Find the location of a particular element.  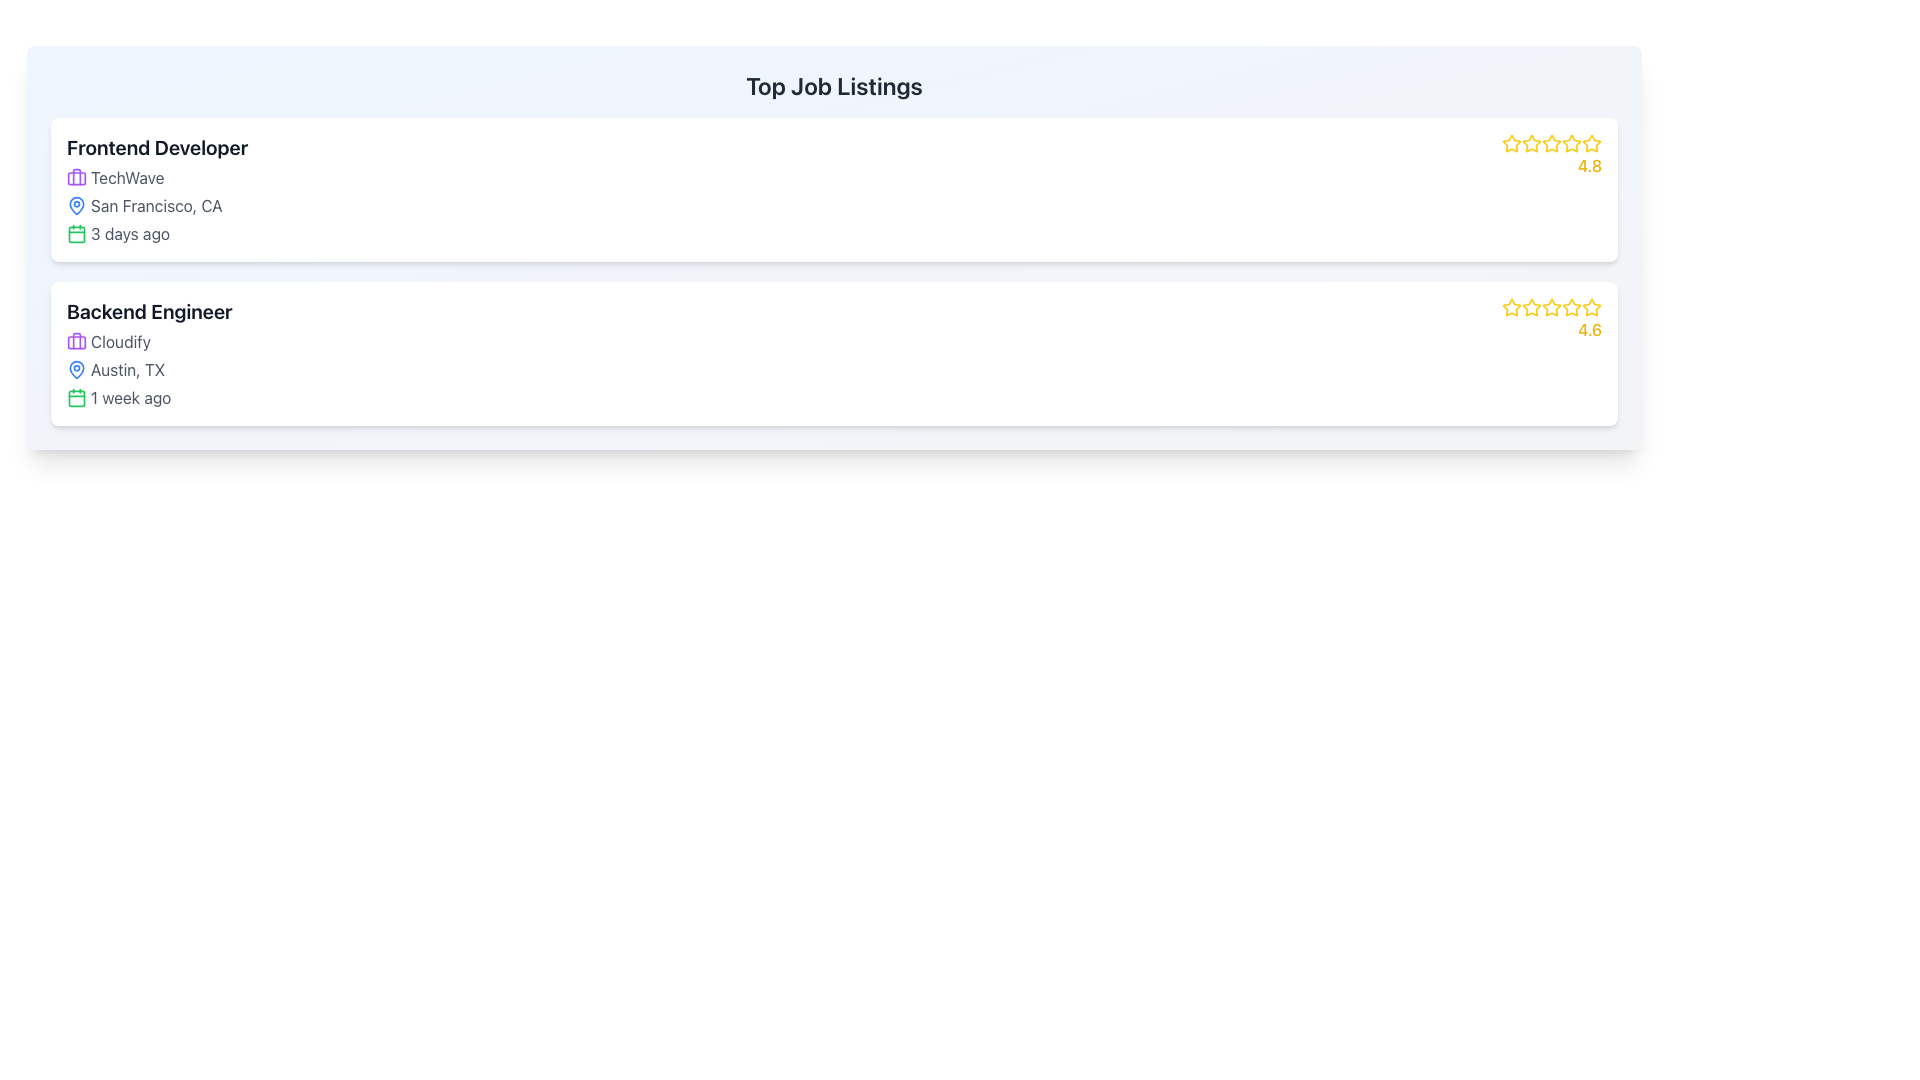

the fourth star-shaped icon with a yellow outline in the rating component of the first job listing card is located at coordinates (1570, 142).